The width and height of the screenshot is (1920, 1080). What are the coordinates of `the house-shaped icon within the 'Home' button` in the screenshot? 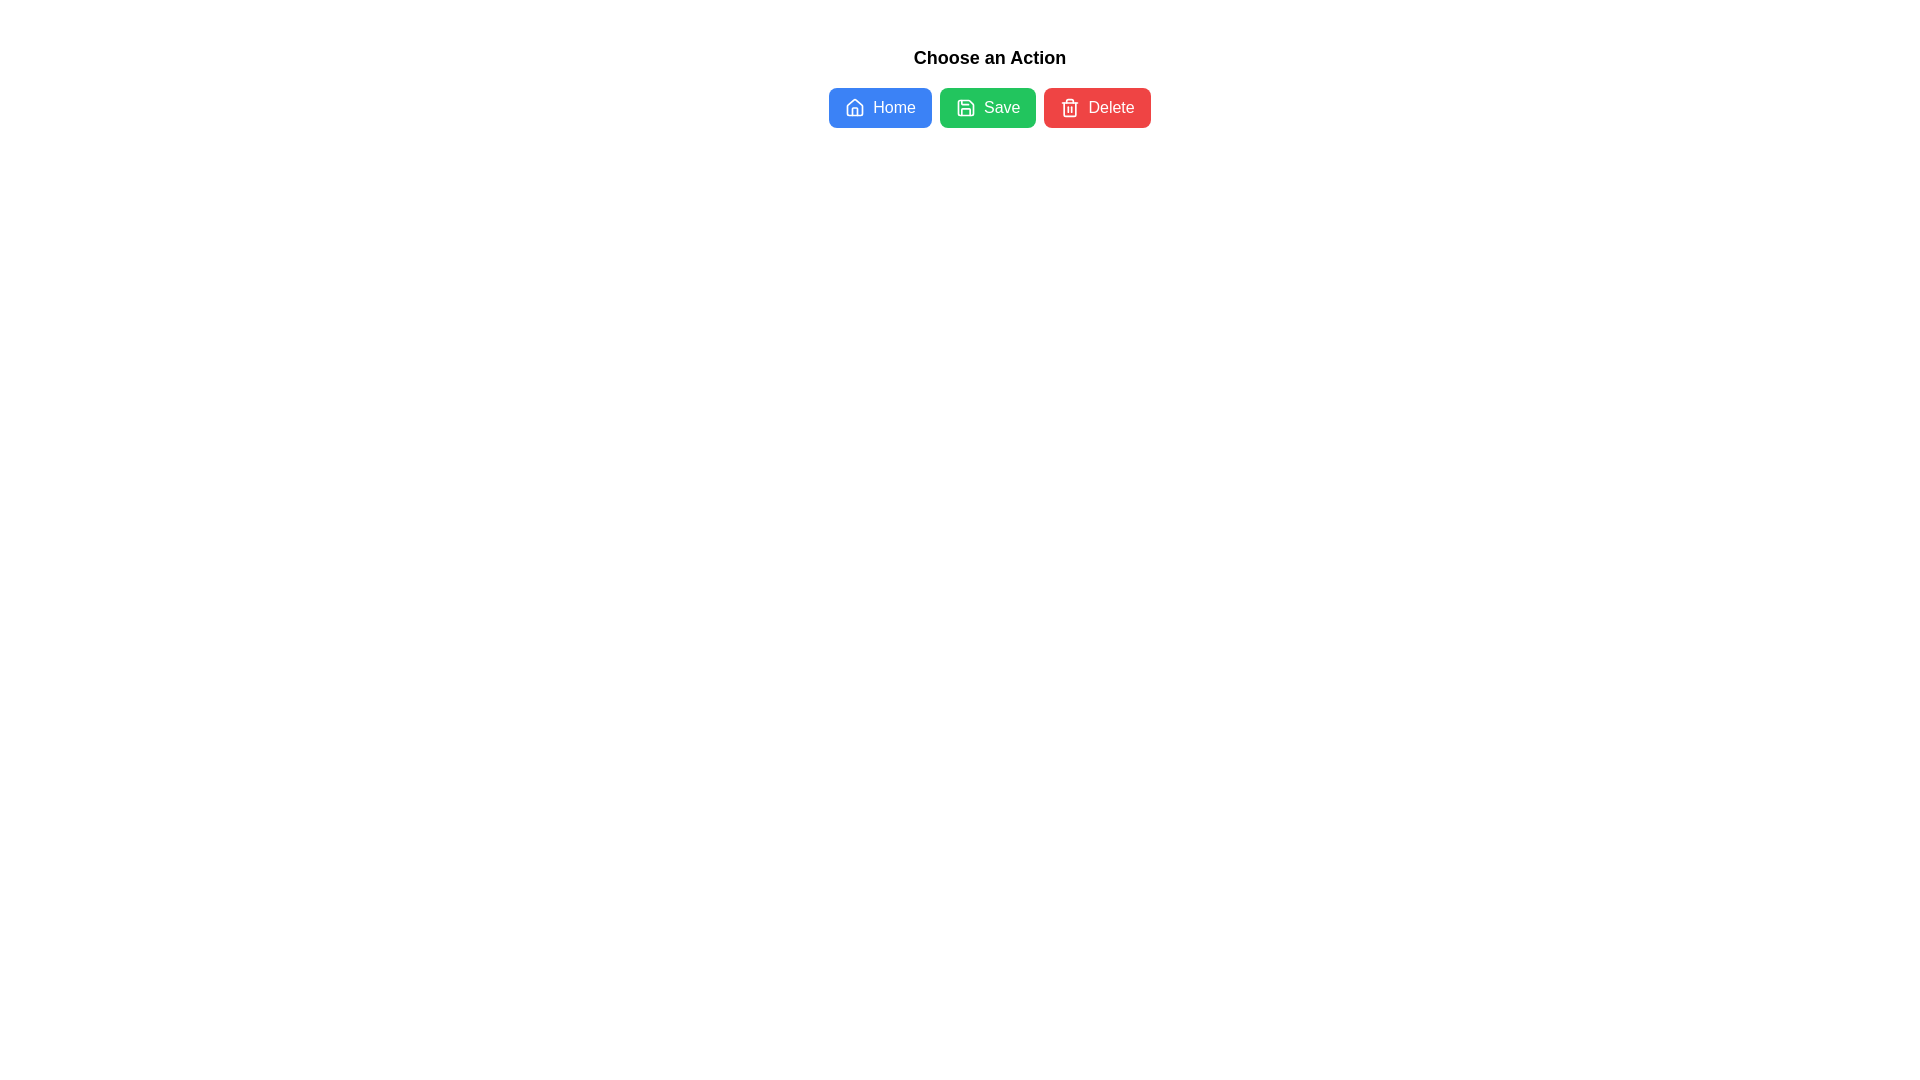 It's located at (855, 108).